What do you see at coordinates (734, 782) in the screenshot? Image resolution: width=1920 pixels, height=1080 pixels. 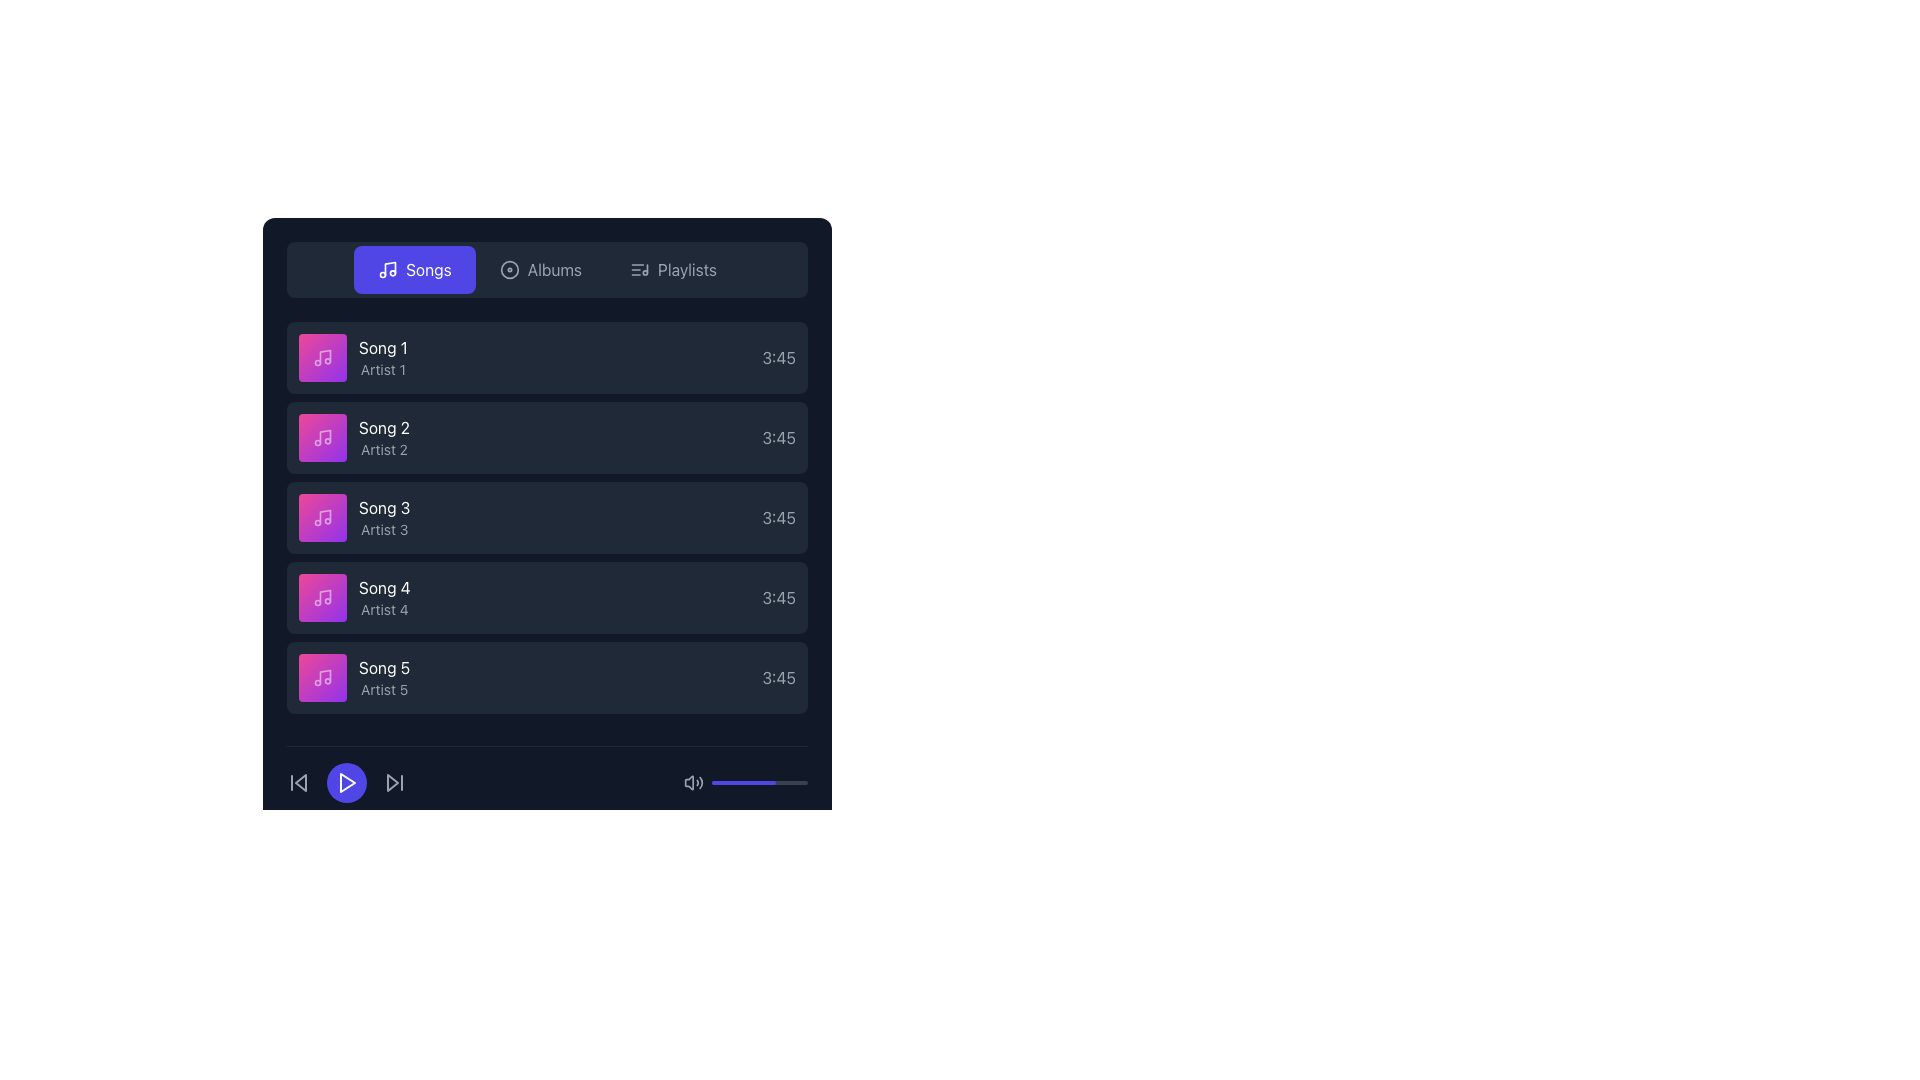 I see `the volume slider` at bounding box center [734, 782].